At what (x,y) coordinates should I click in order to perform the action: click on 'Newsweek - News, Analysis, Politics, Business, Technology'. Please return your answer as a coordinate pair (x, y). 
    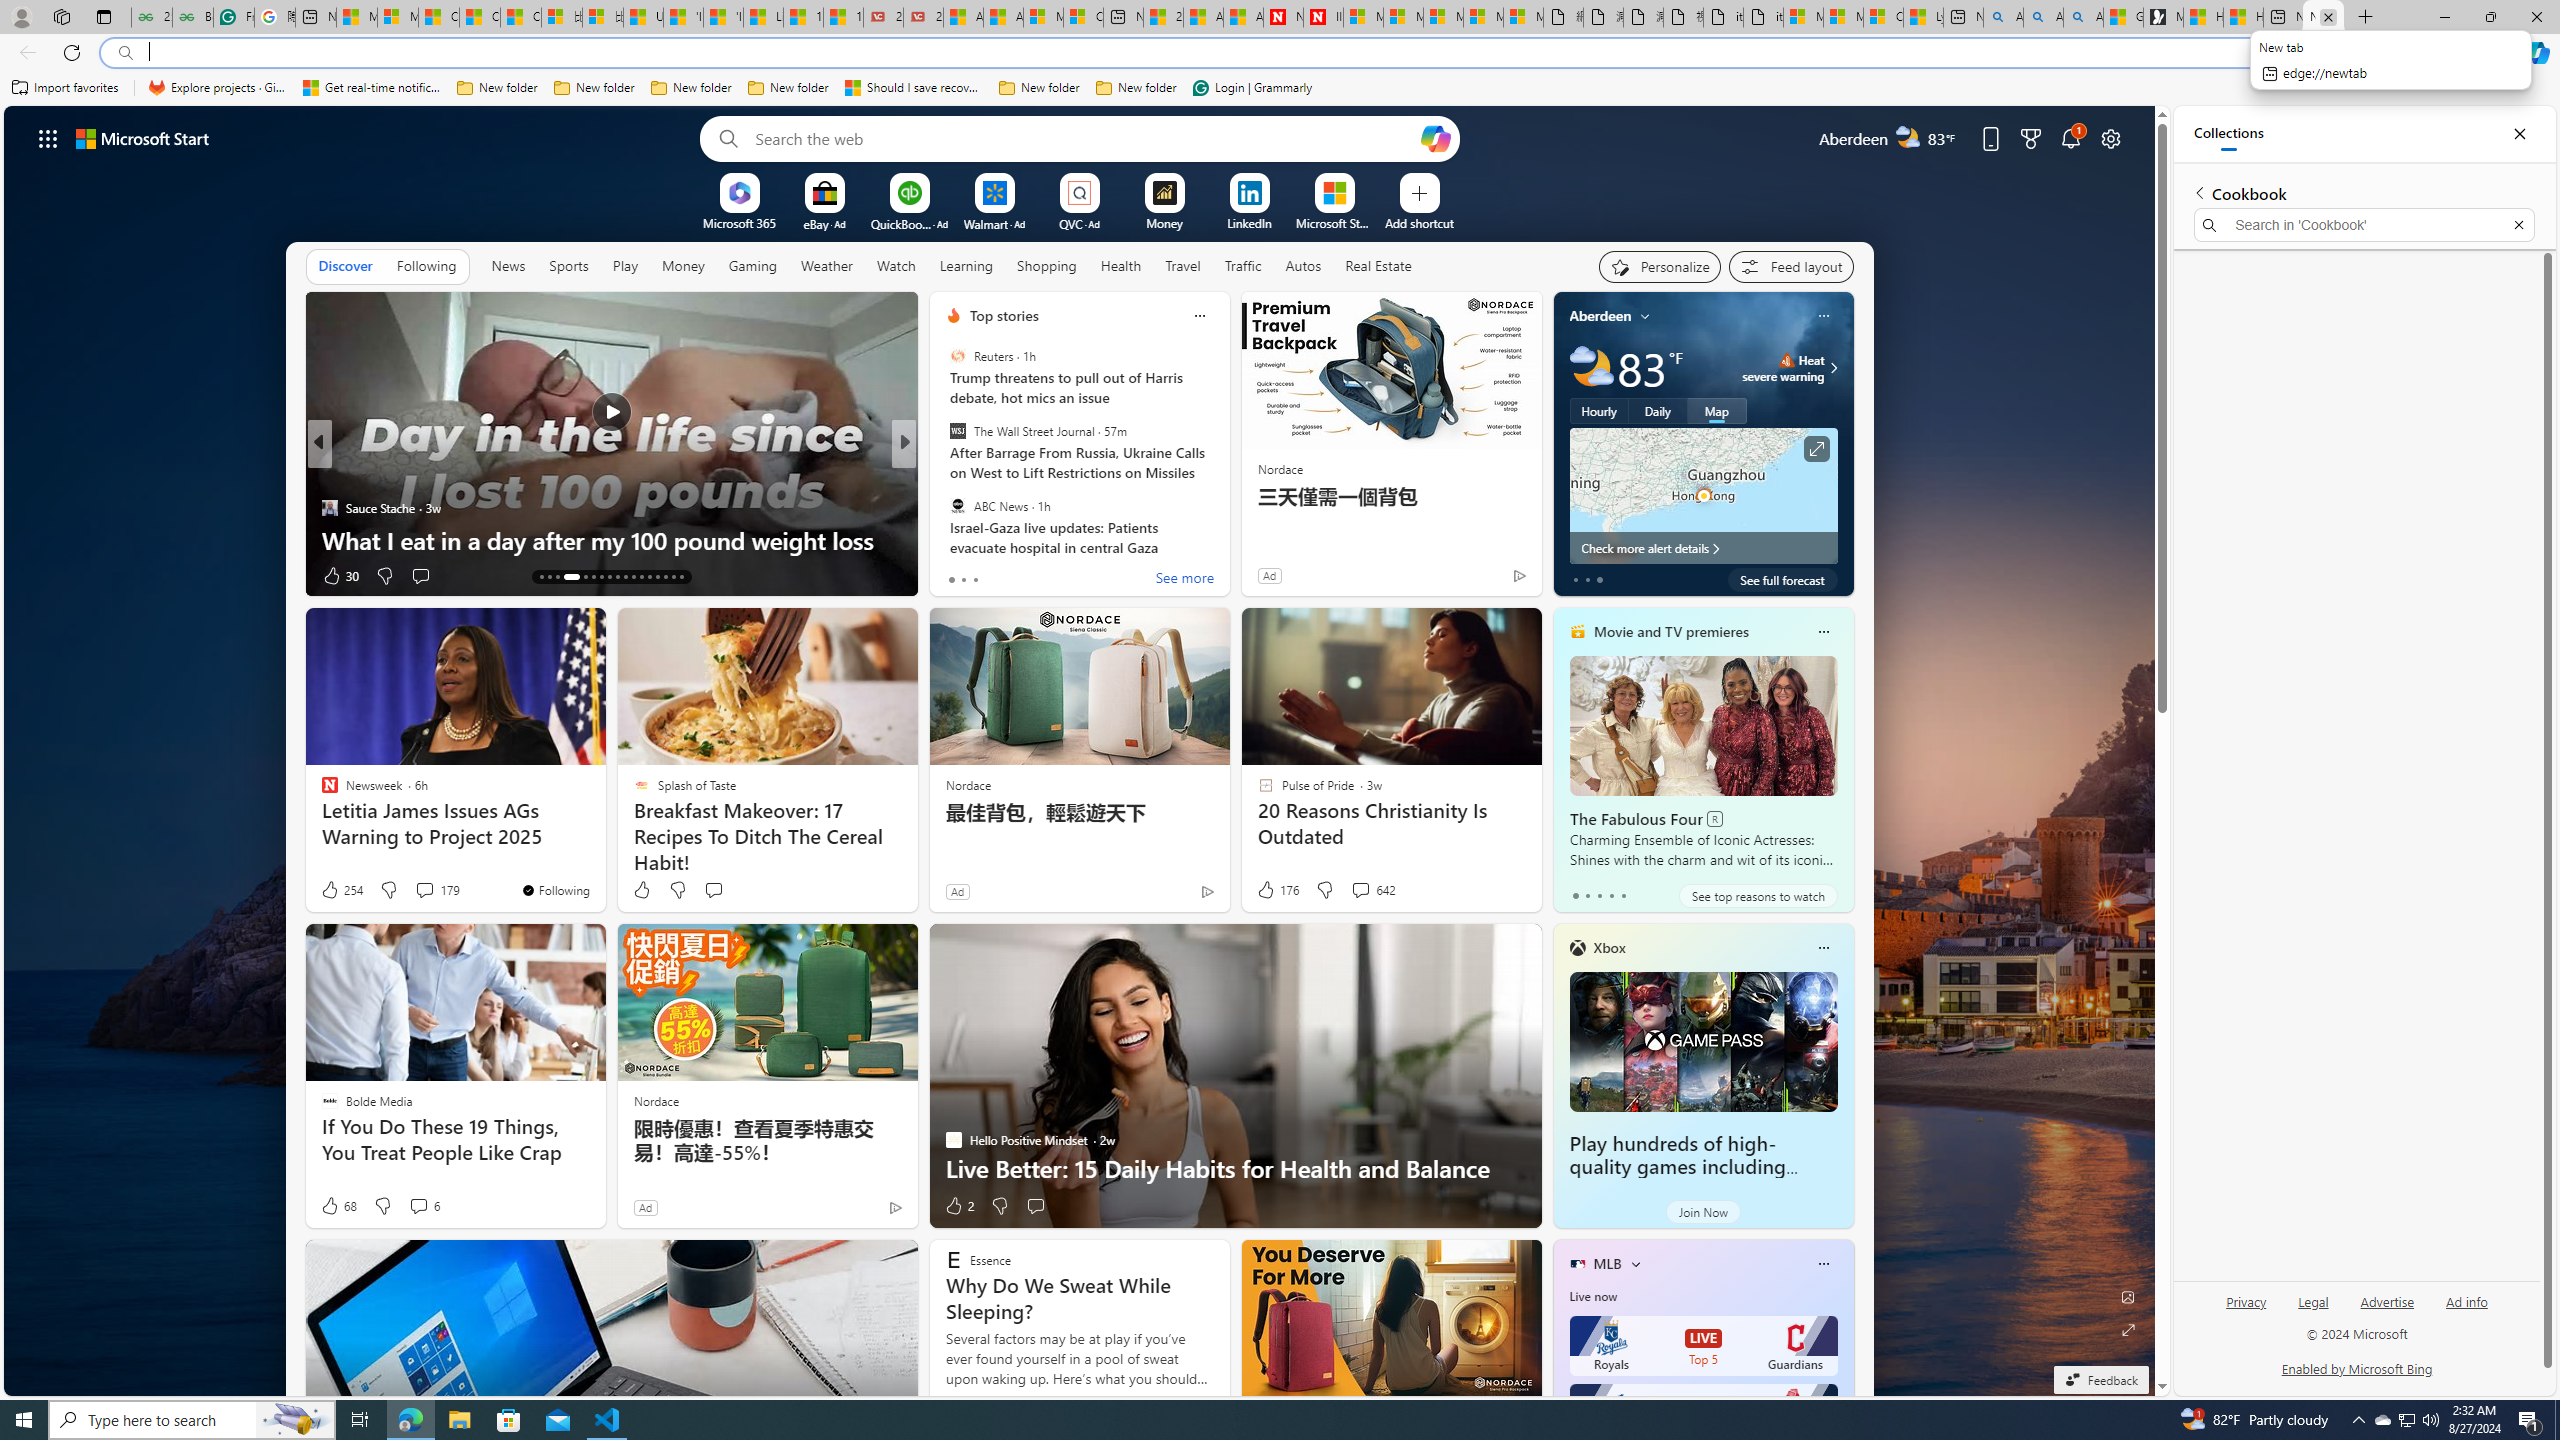
    Looking at the image, I should click on (1281, 16).